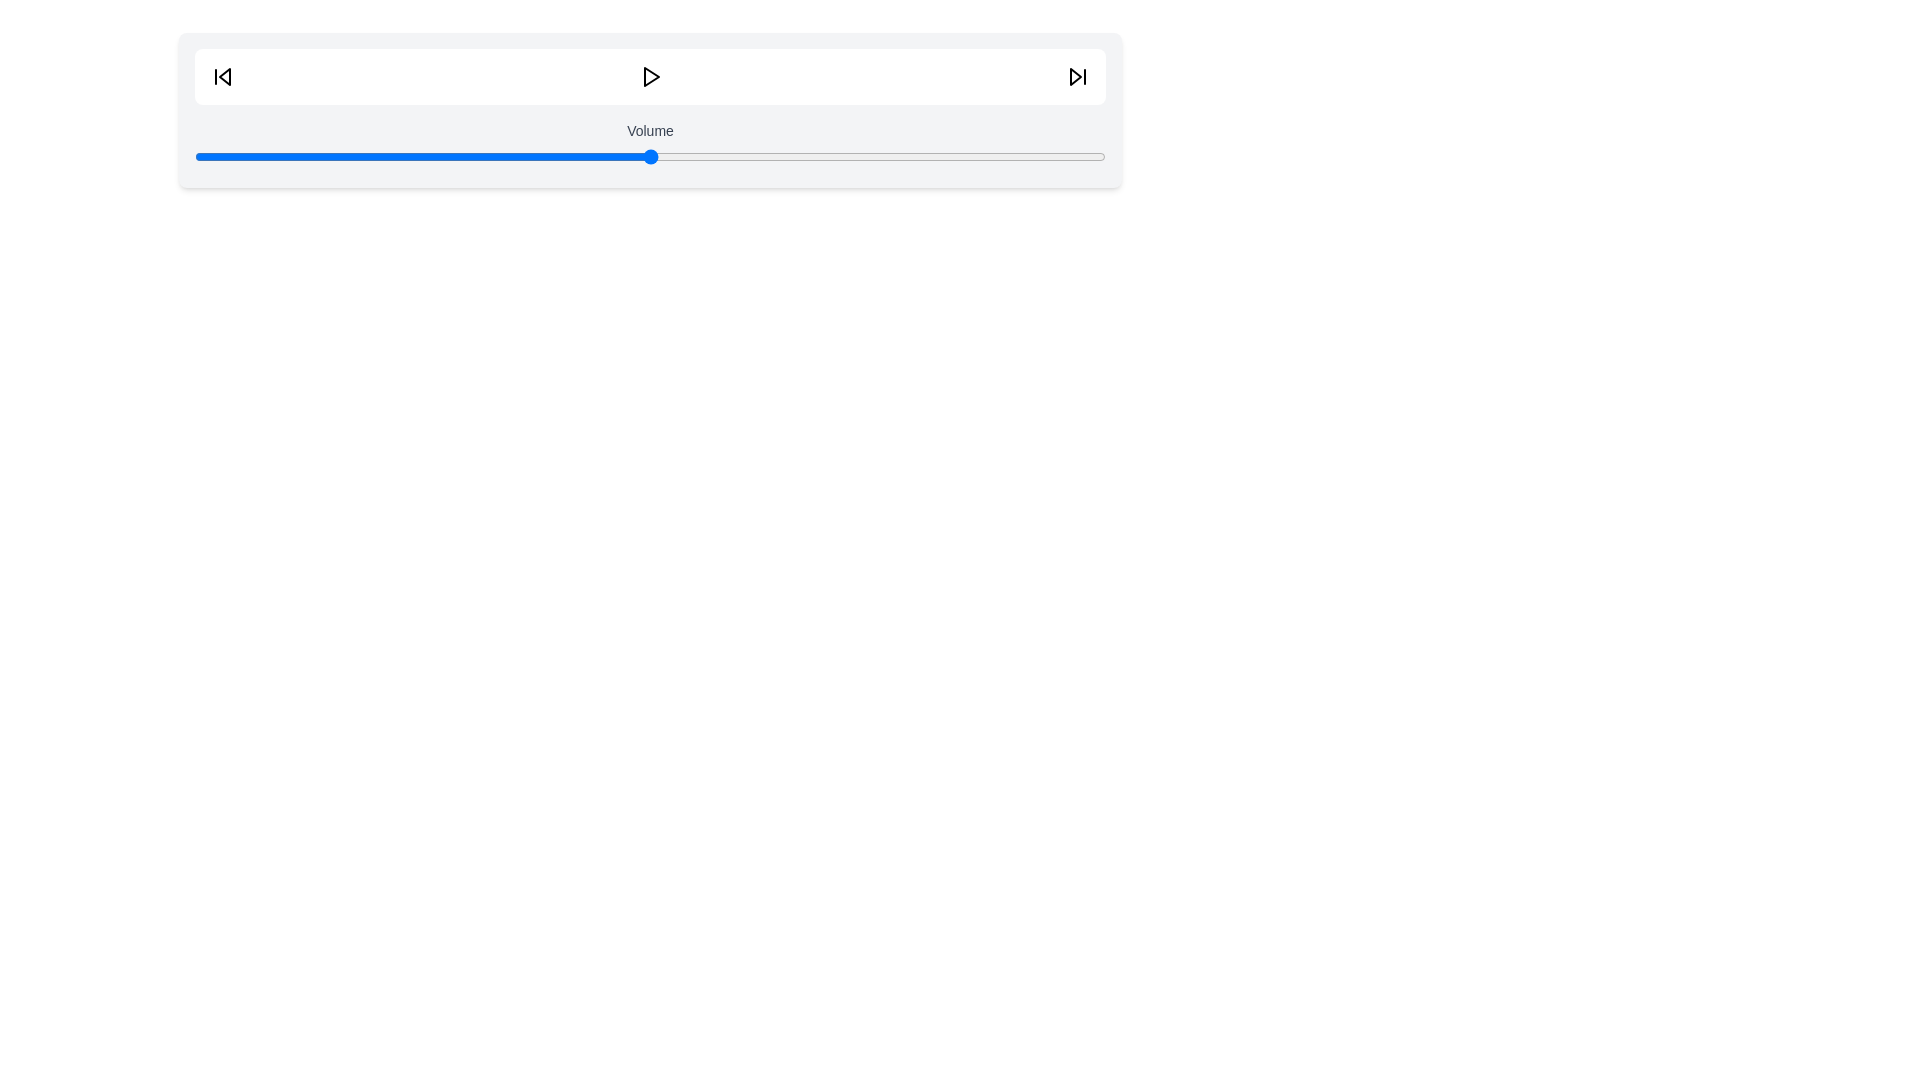  What do you see at coordinates (904, 156) in the screenshot?
I see `the volume` at bounding box center [904, 156].